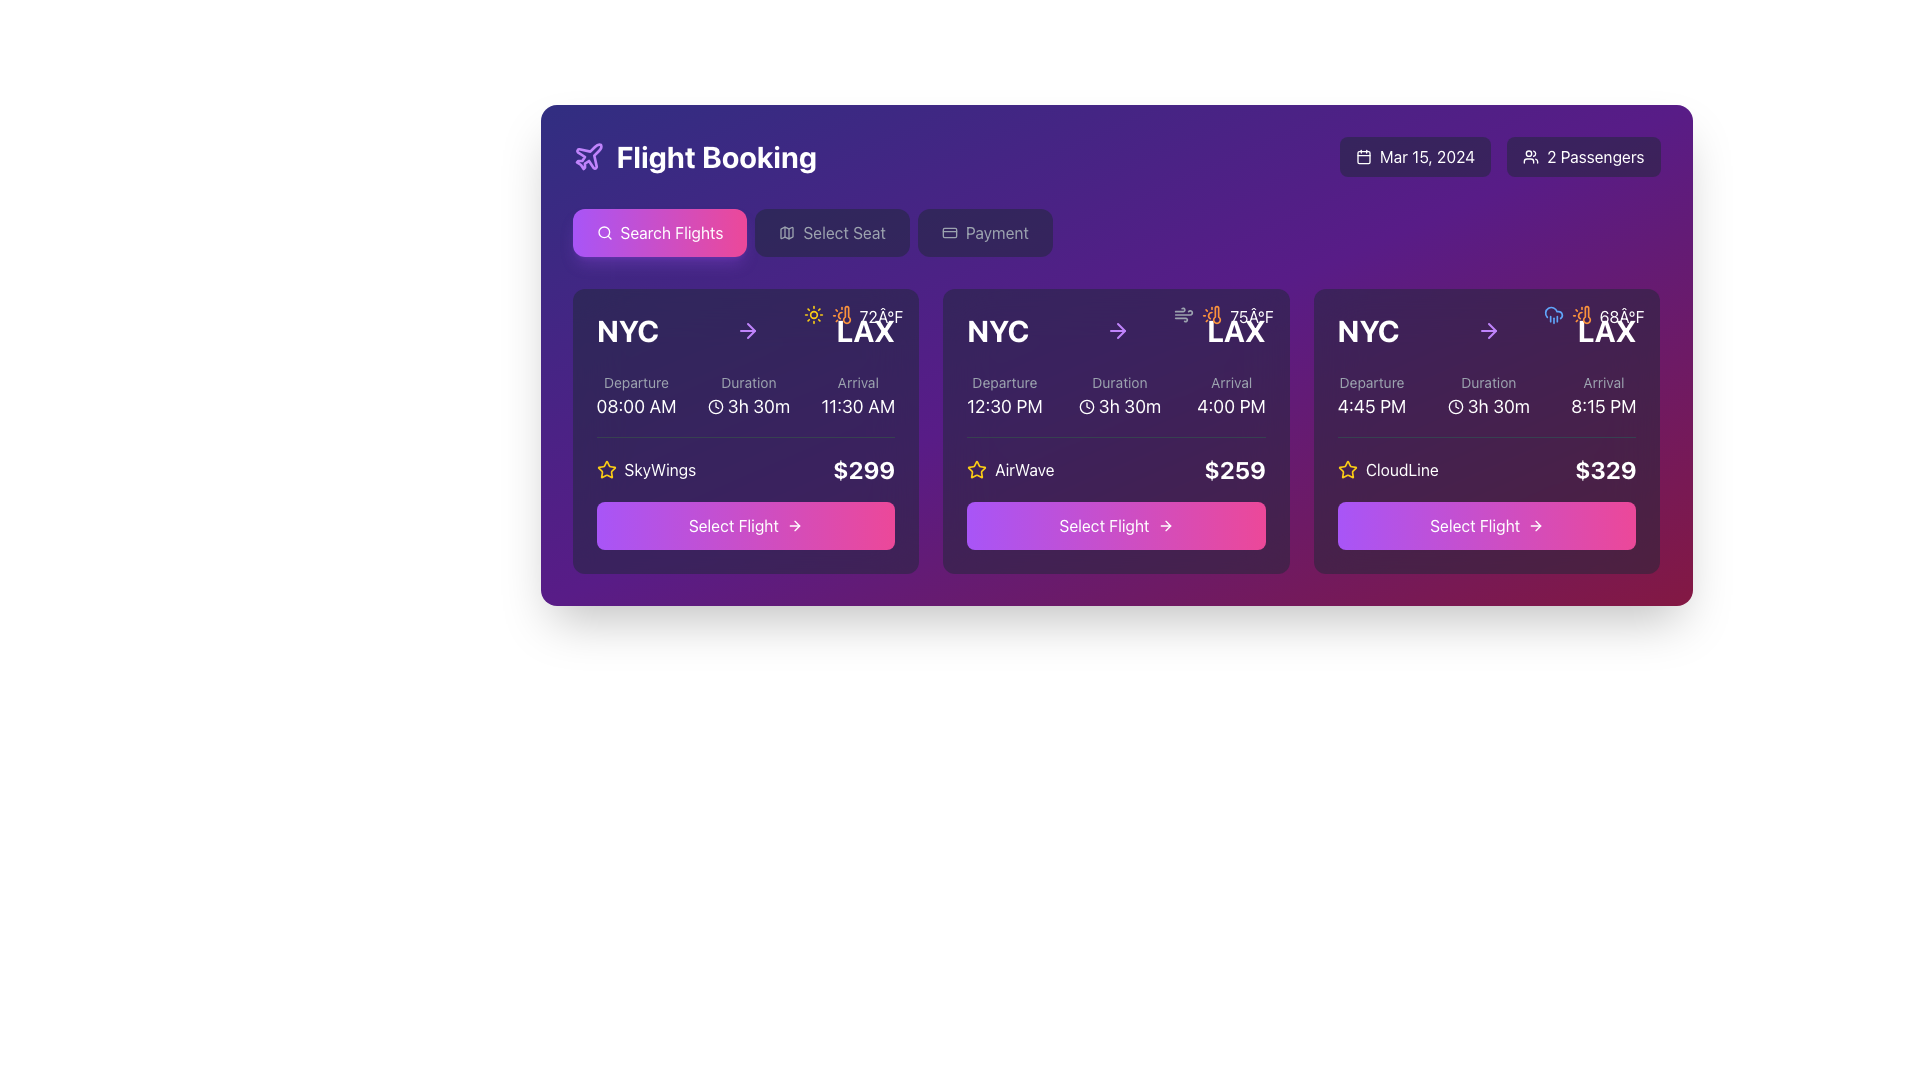 Image resolution: width=1920 pixels, height=1080 pixels. Describe the element at coordinates (813, 315) in the screenshot. I see `the sunny weather icon in the first flight card (NYC to LAX departing at 08:00 AM), located above the temperature text '72°F'` at that location.